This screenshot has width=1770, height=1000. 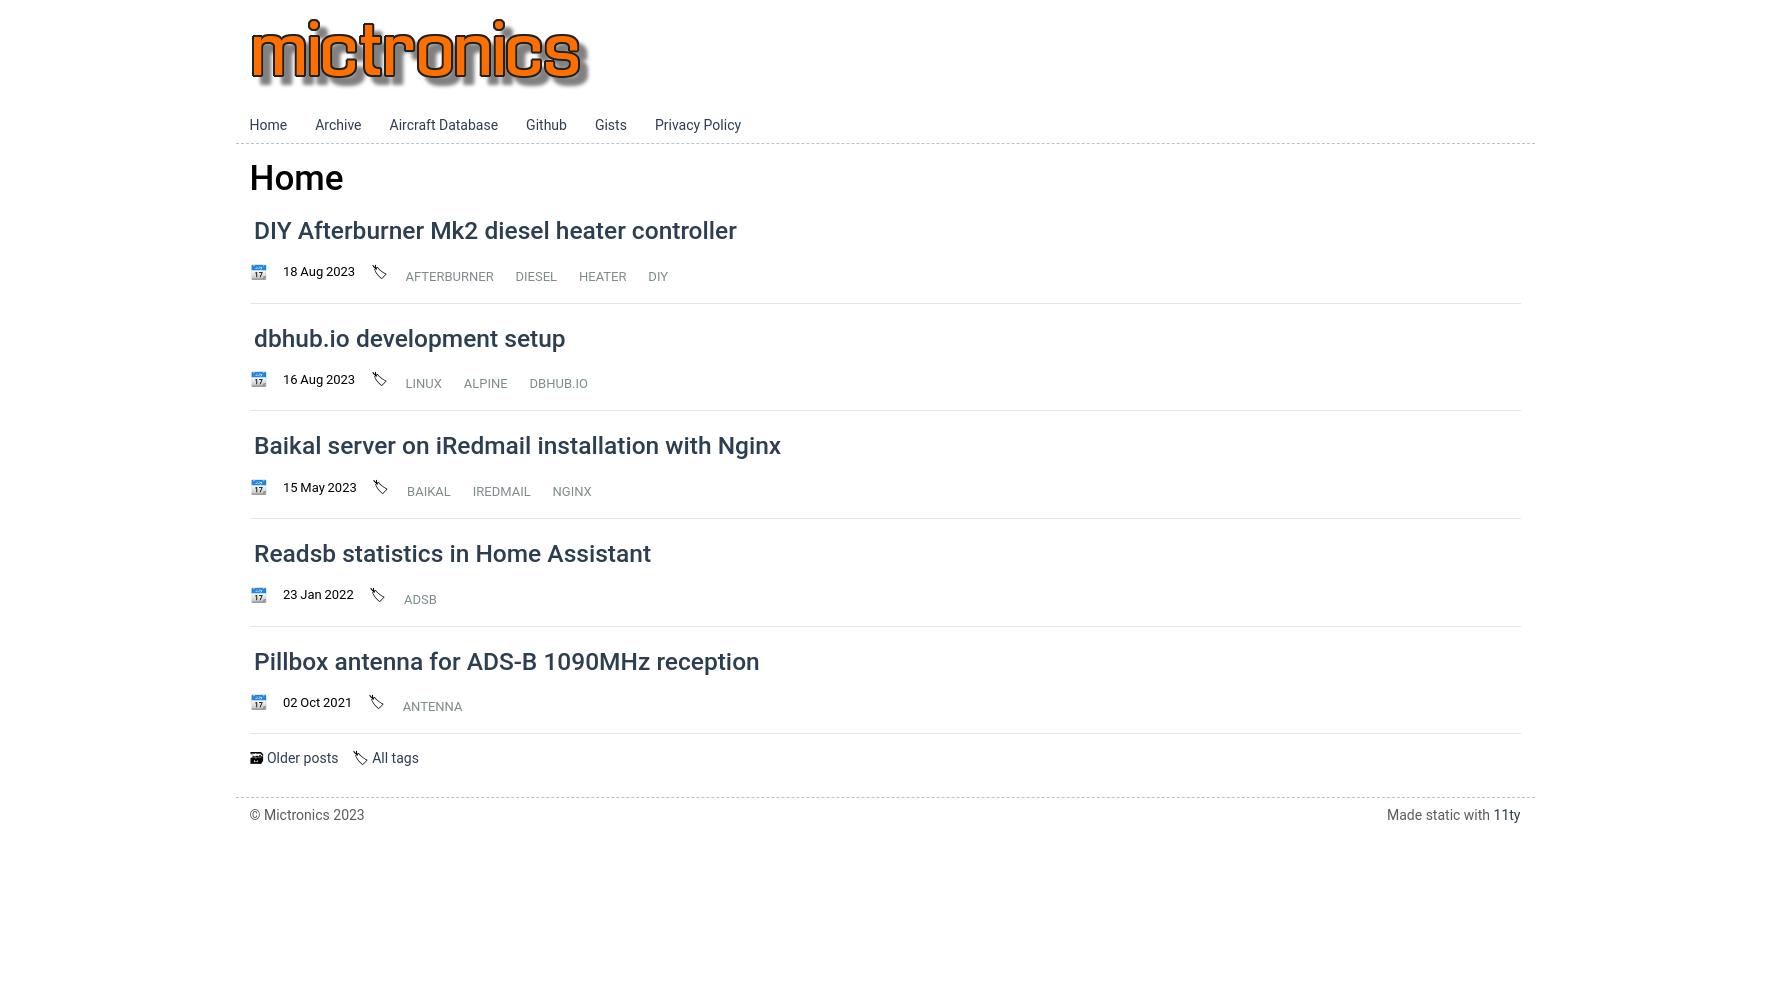 I want to click on 'Antenna', so click(x=431, y=705).